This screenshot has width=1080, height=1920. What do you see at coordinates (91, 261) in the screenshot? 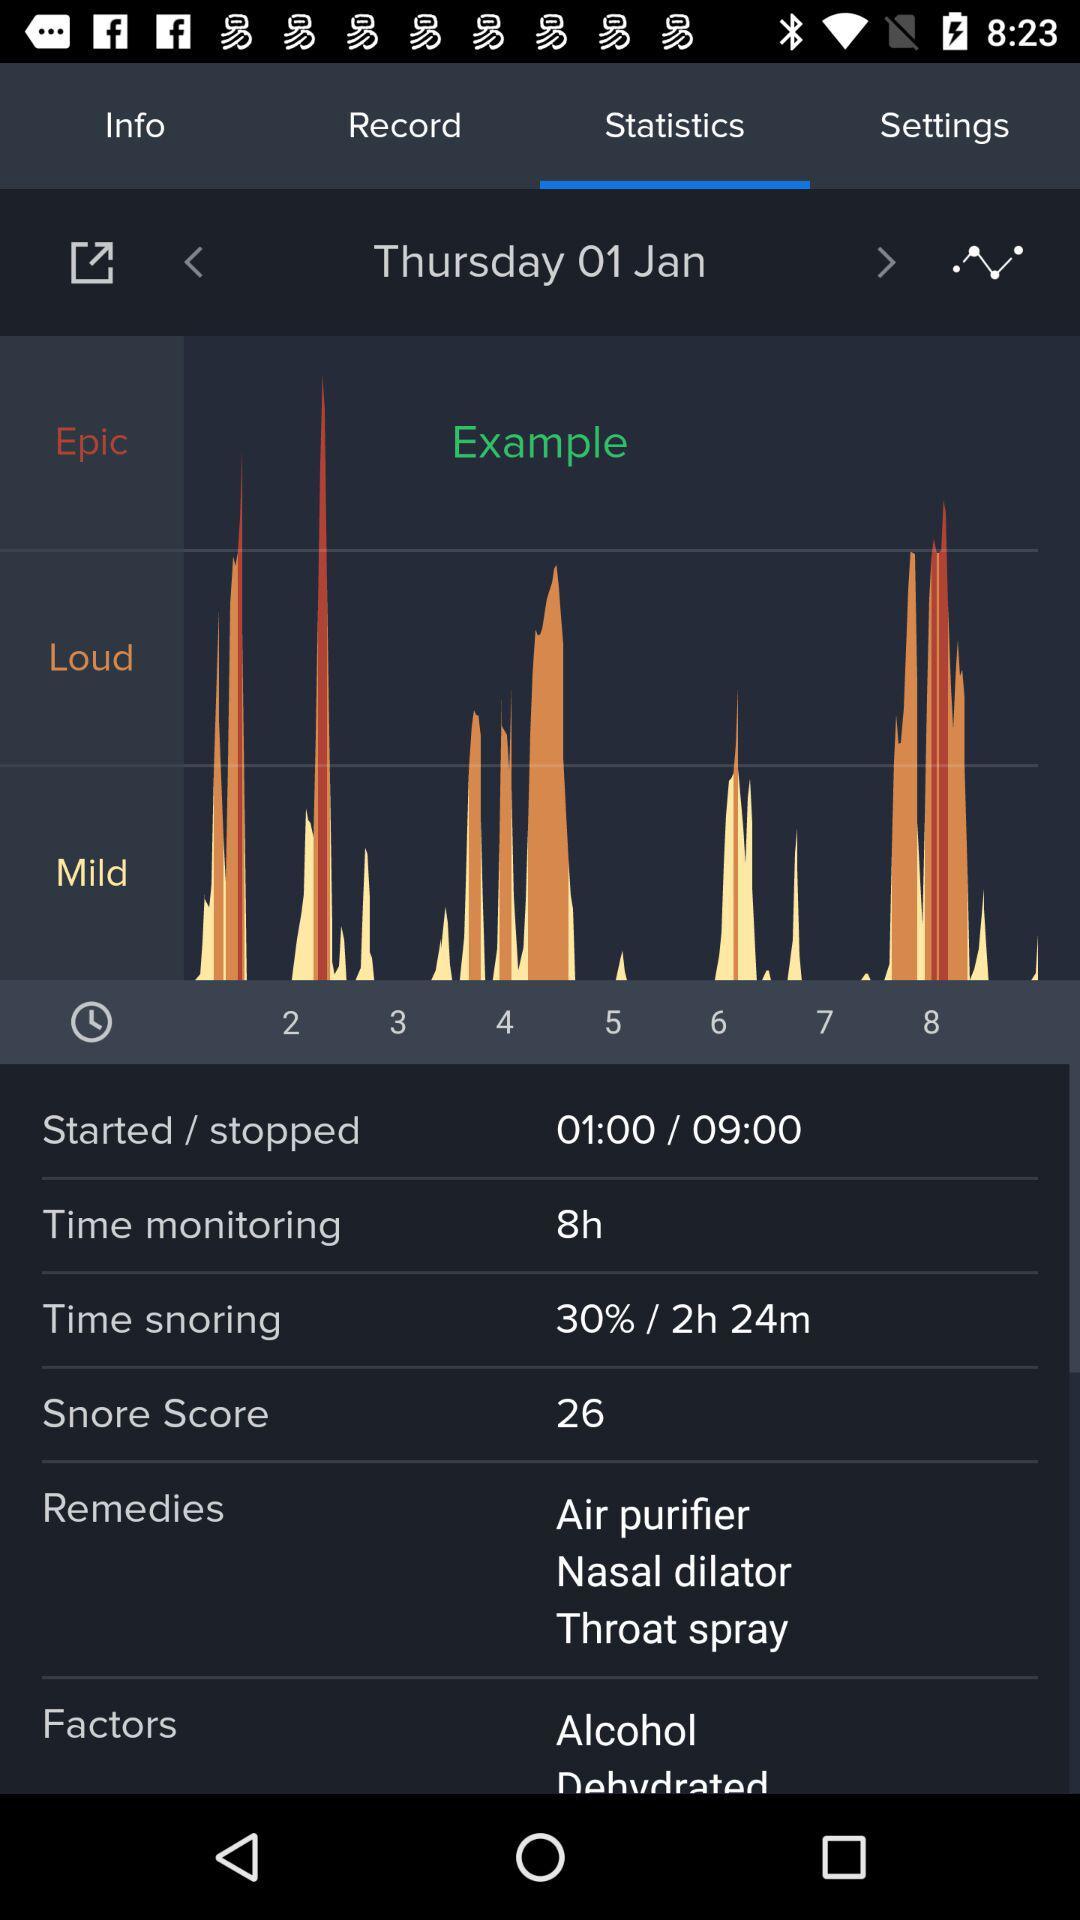
I see `para comprovar la pureza del aire` at bounding box center [91, 261].